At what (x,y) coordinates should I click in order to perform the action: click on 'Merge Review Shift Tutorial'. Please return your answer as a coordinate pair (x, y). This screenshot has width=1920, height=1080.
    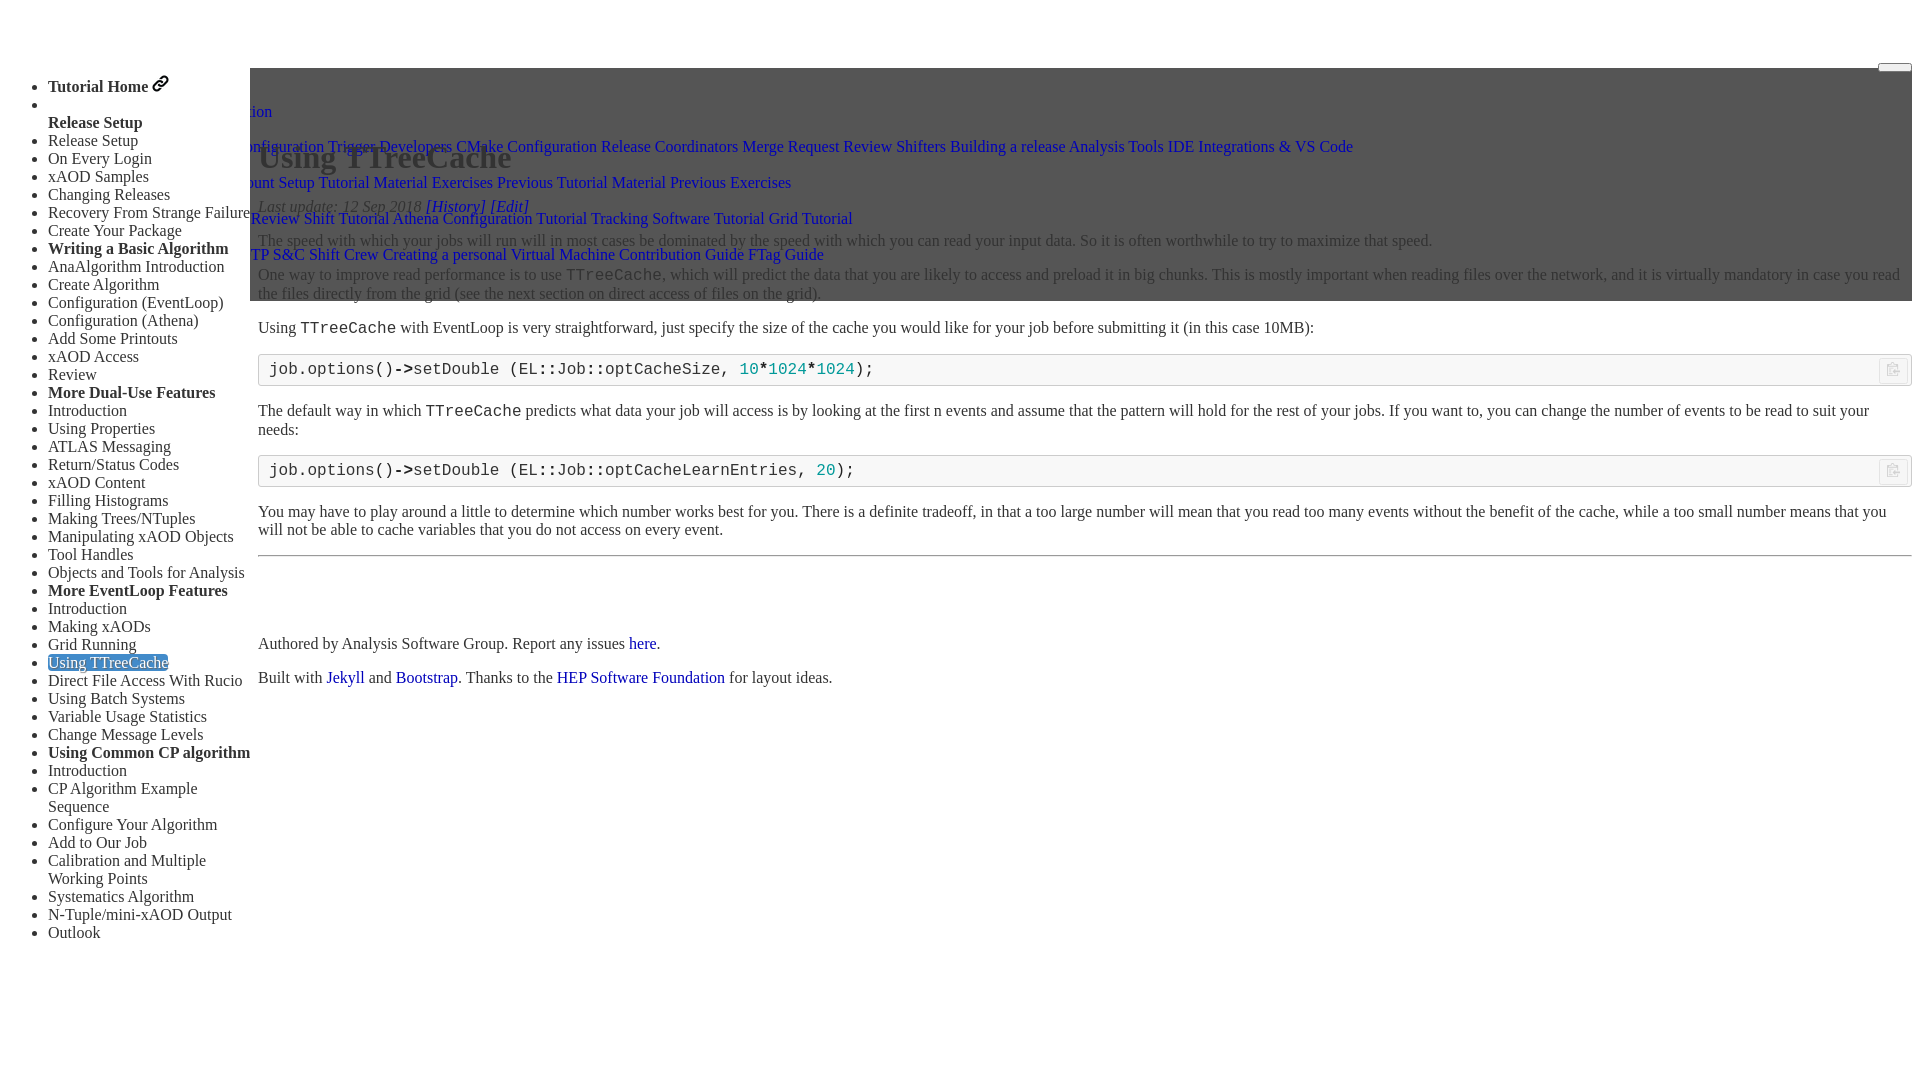
    Looking at the image, I should click on (296, 218).